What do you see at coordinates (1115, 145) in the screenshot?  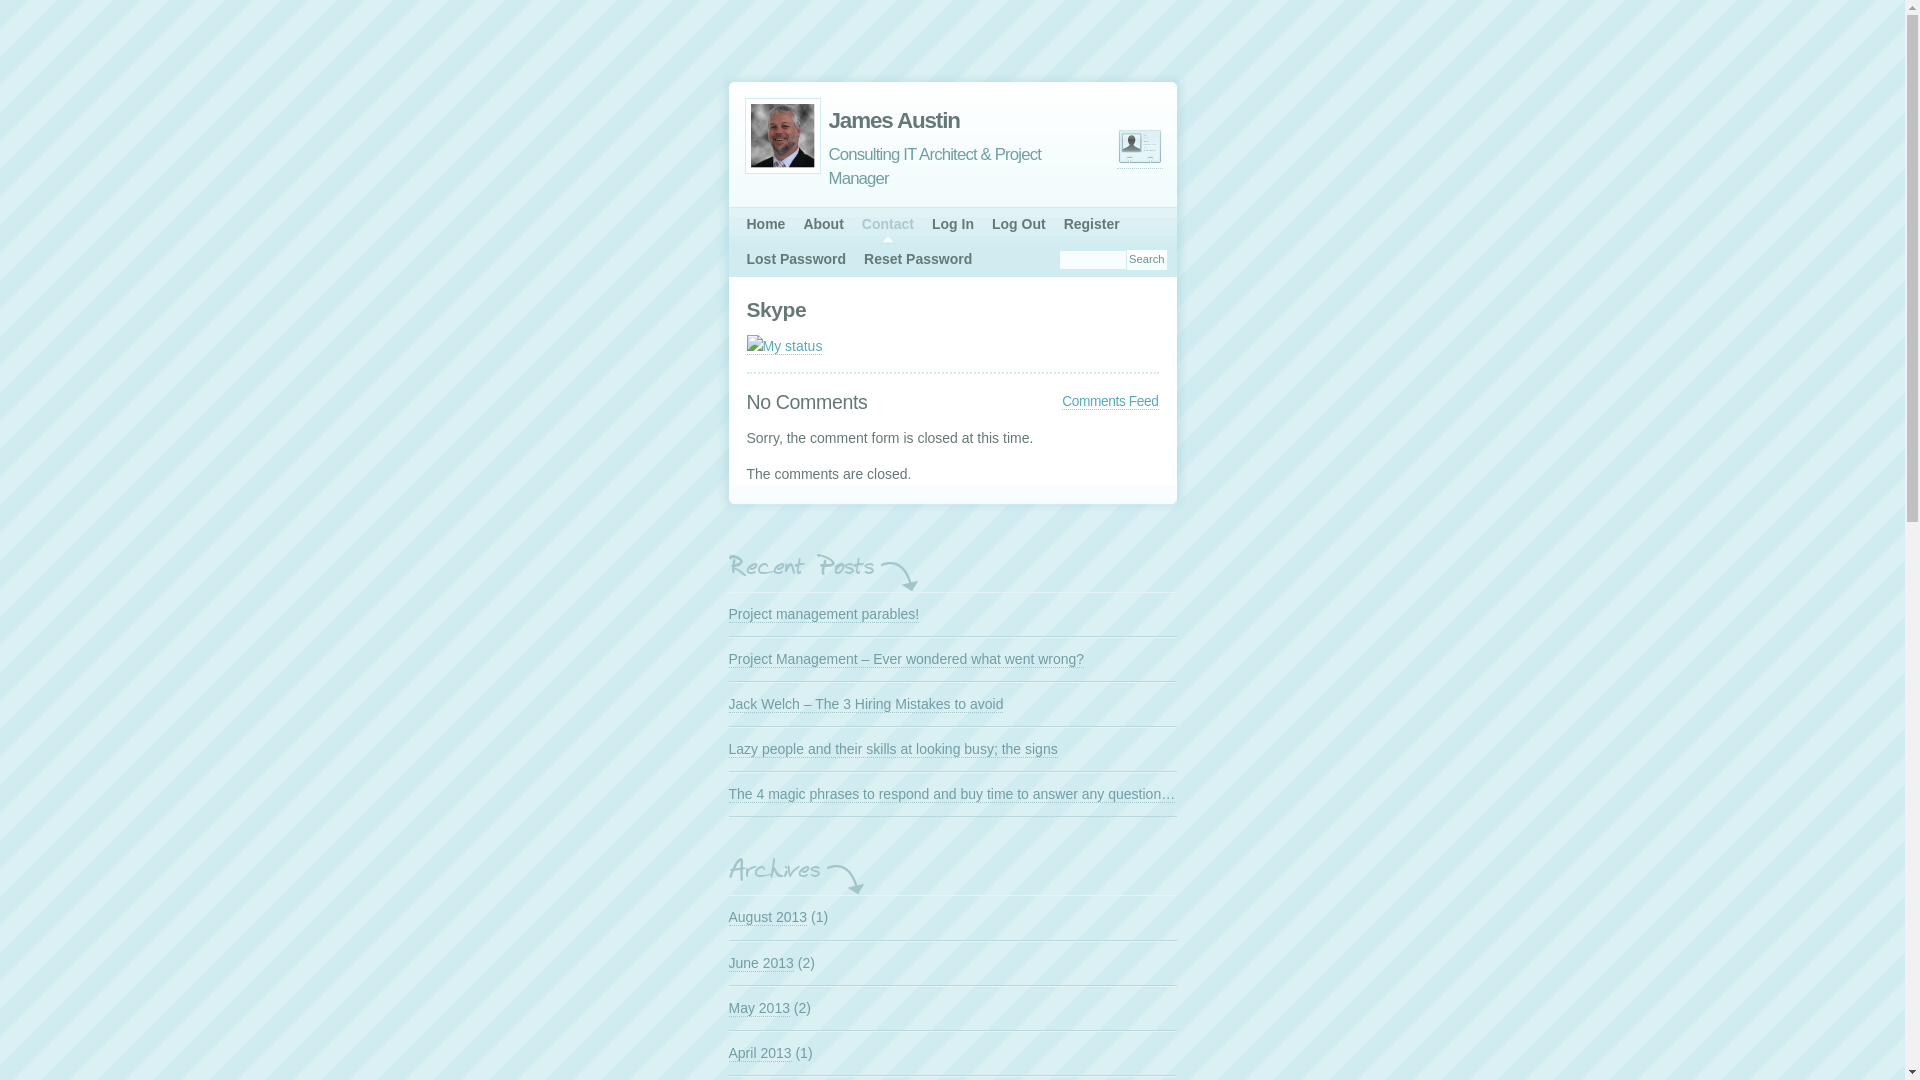 I see `'Download vCard'` at bounding box center [1115, 145].